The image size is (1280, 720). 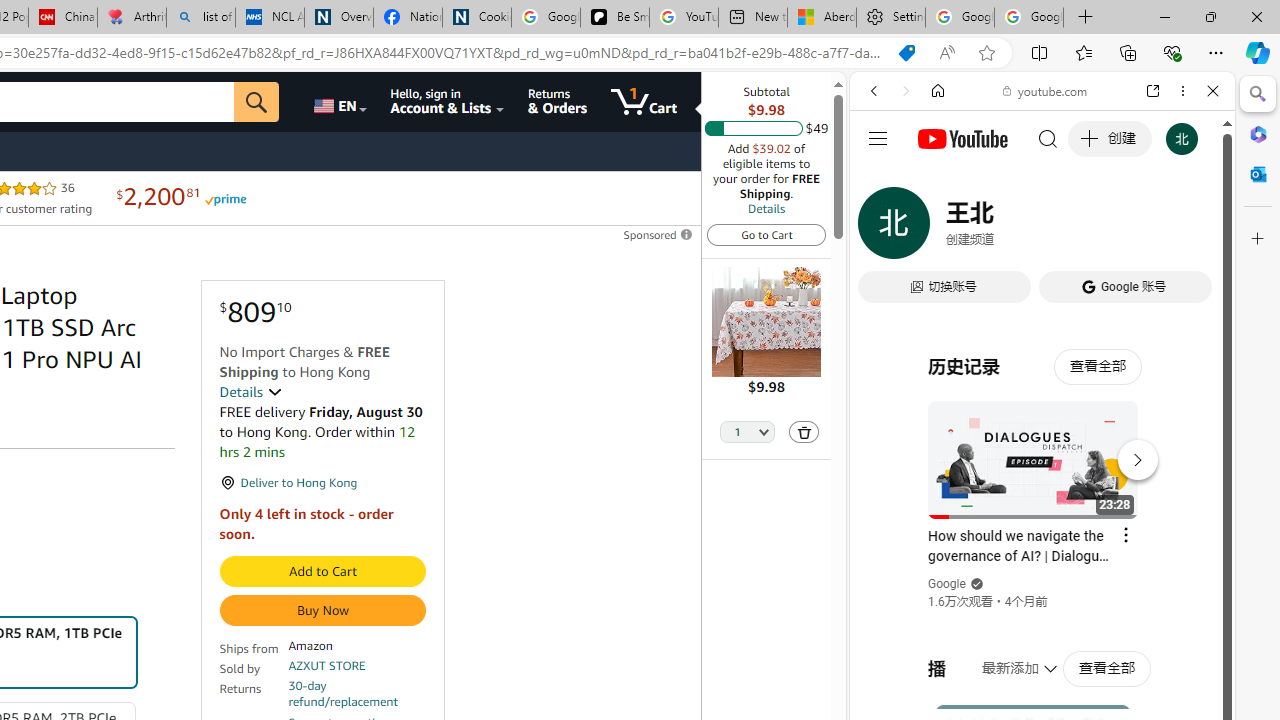 What do you see at coordinates (889, 17) in the screenshot?
I see `'Settings'` at bounding box center [889, 17].